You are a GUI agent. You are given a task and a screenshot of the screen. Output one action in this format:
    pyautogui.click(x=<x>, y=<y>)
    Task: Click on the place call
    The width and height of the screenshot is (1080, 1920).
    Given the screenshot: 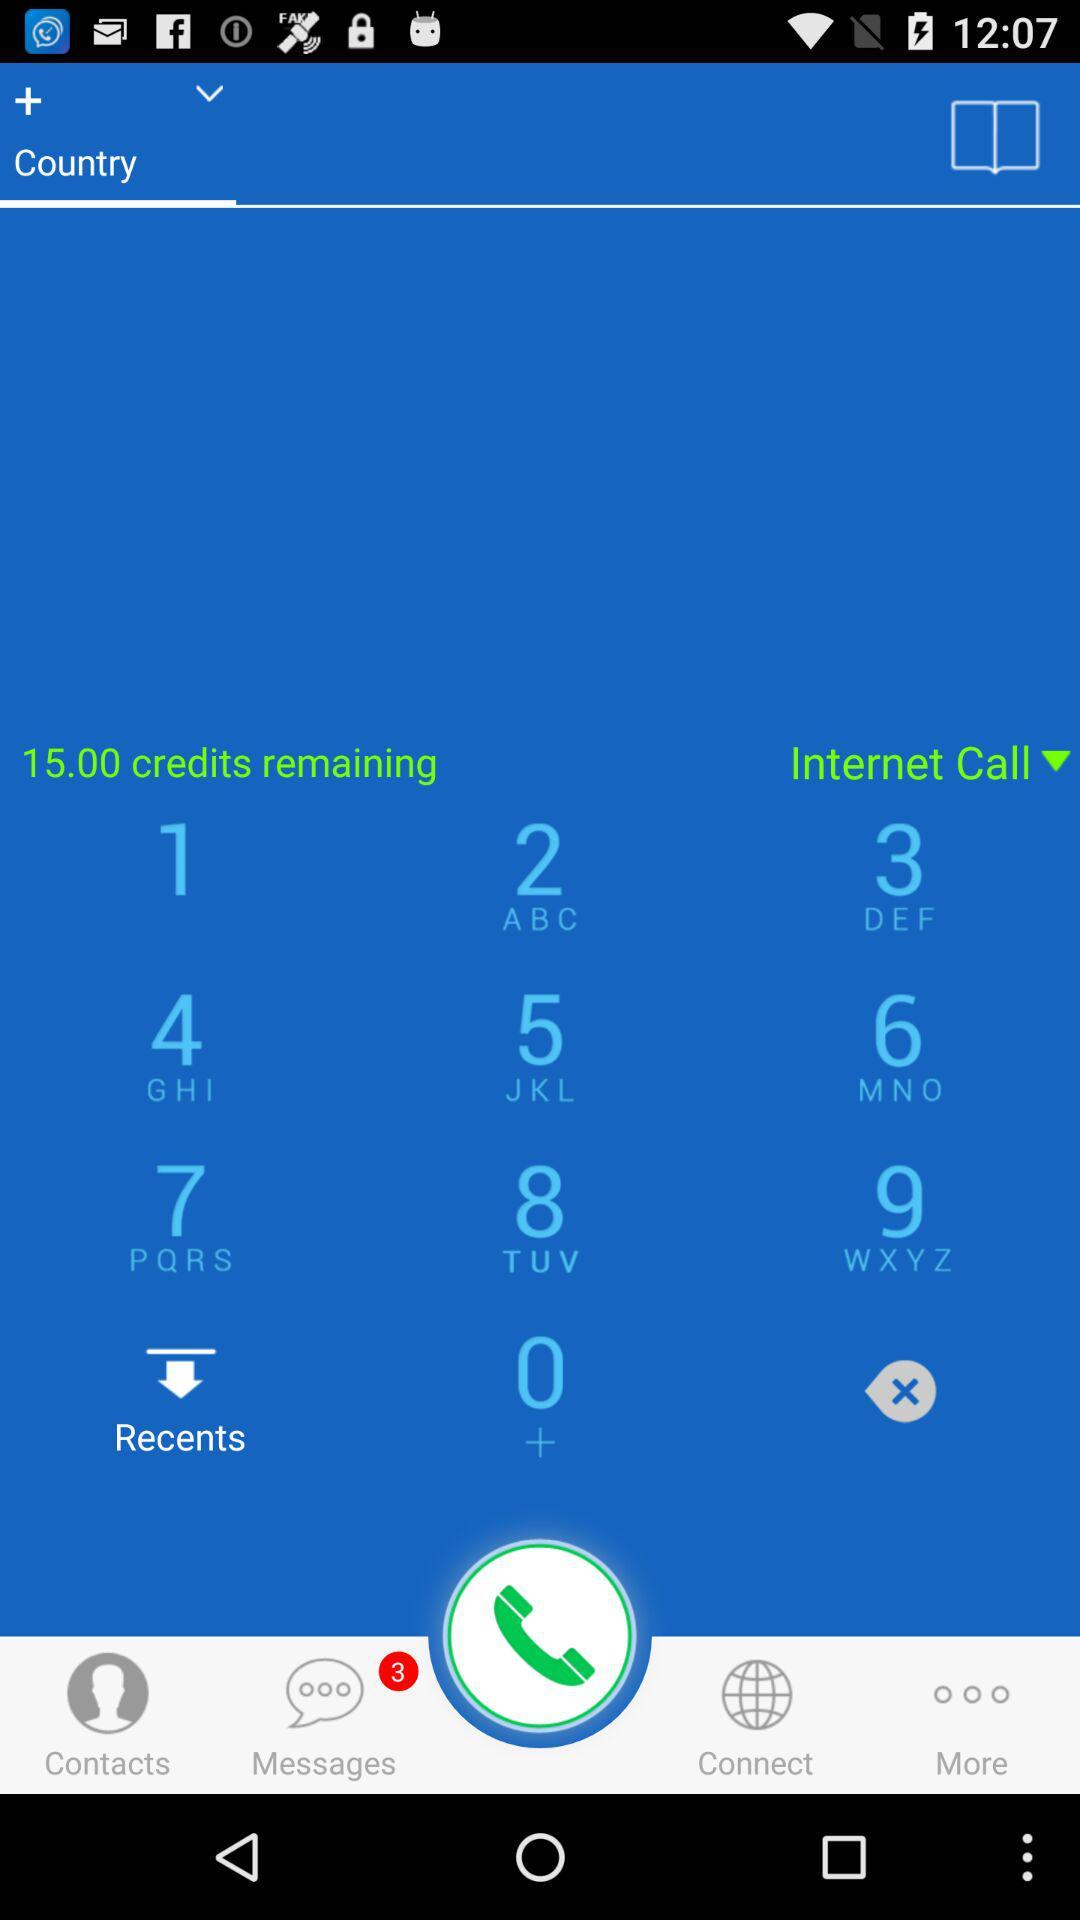 What is the action you would take?
    pyautogui.click(x=540, y=1636)
    